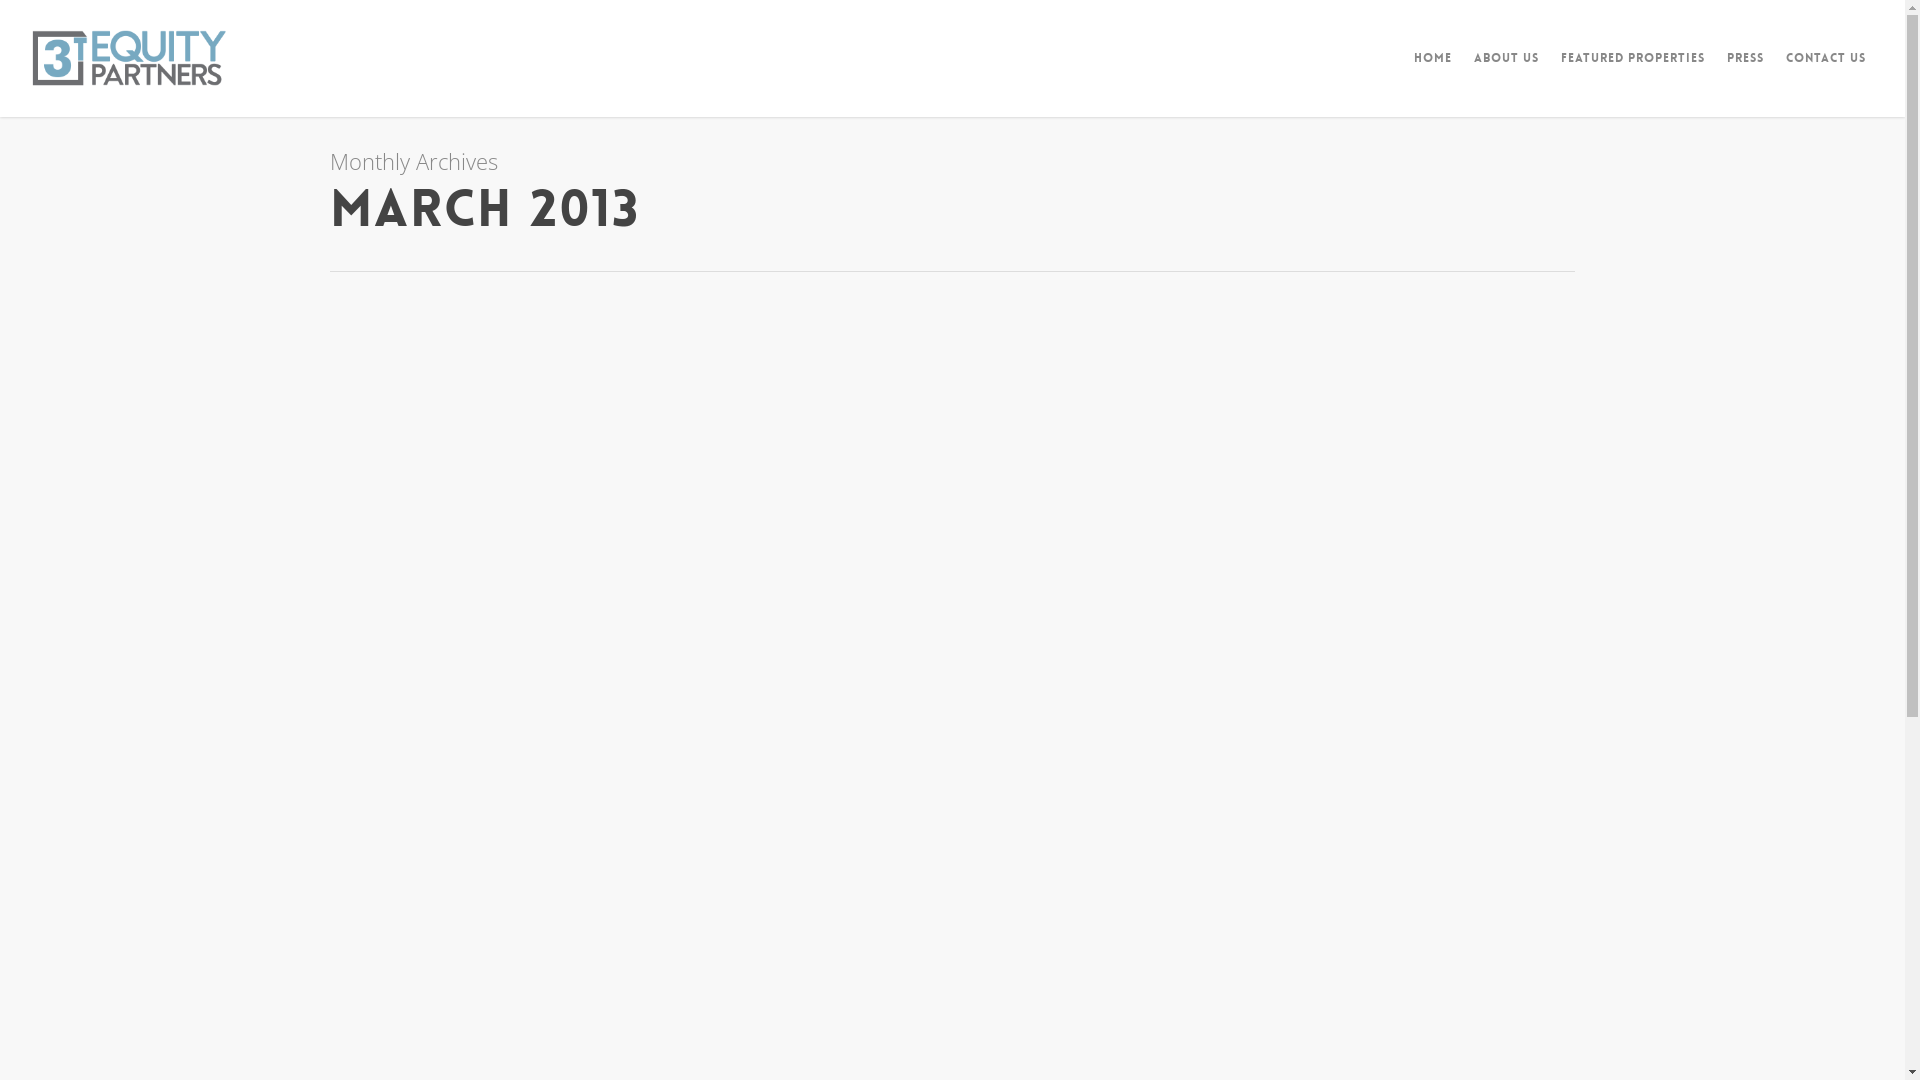 This screenshot has width=1920, height=1080. What do you see at coordinates (1432, 71) in the screenshot?
I see `'HOME'` at bounding box center [1432, 71].